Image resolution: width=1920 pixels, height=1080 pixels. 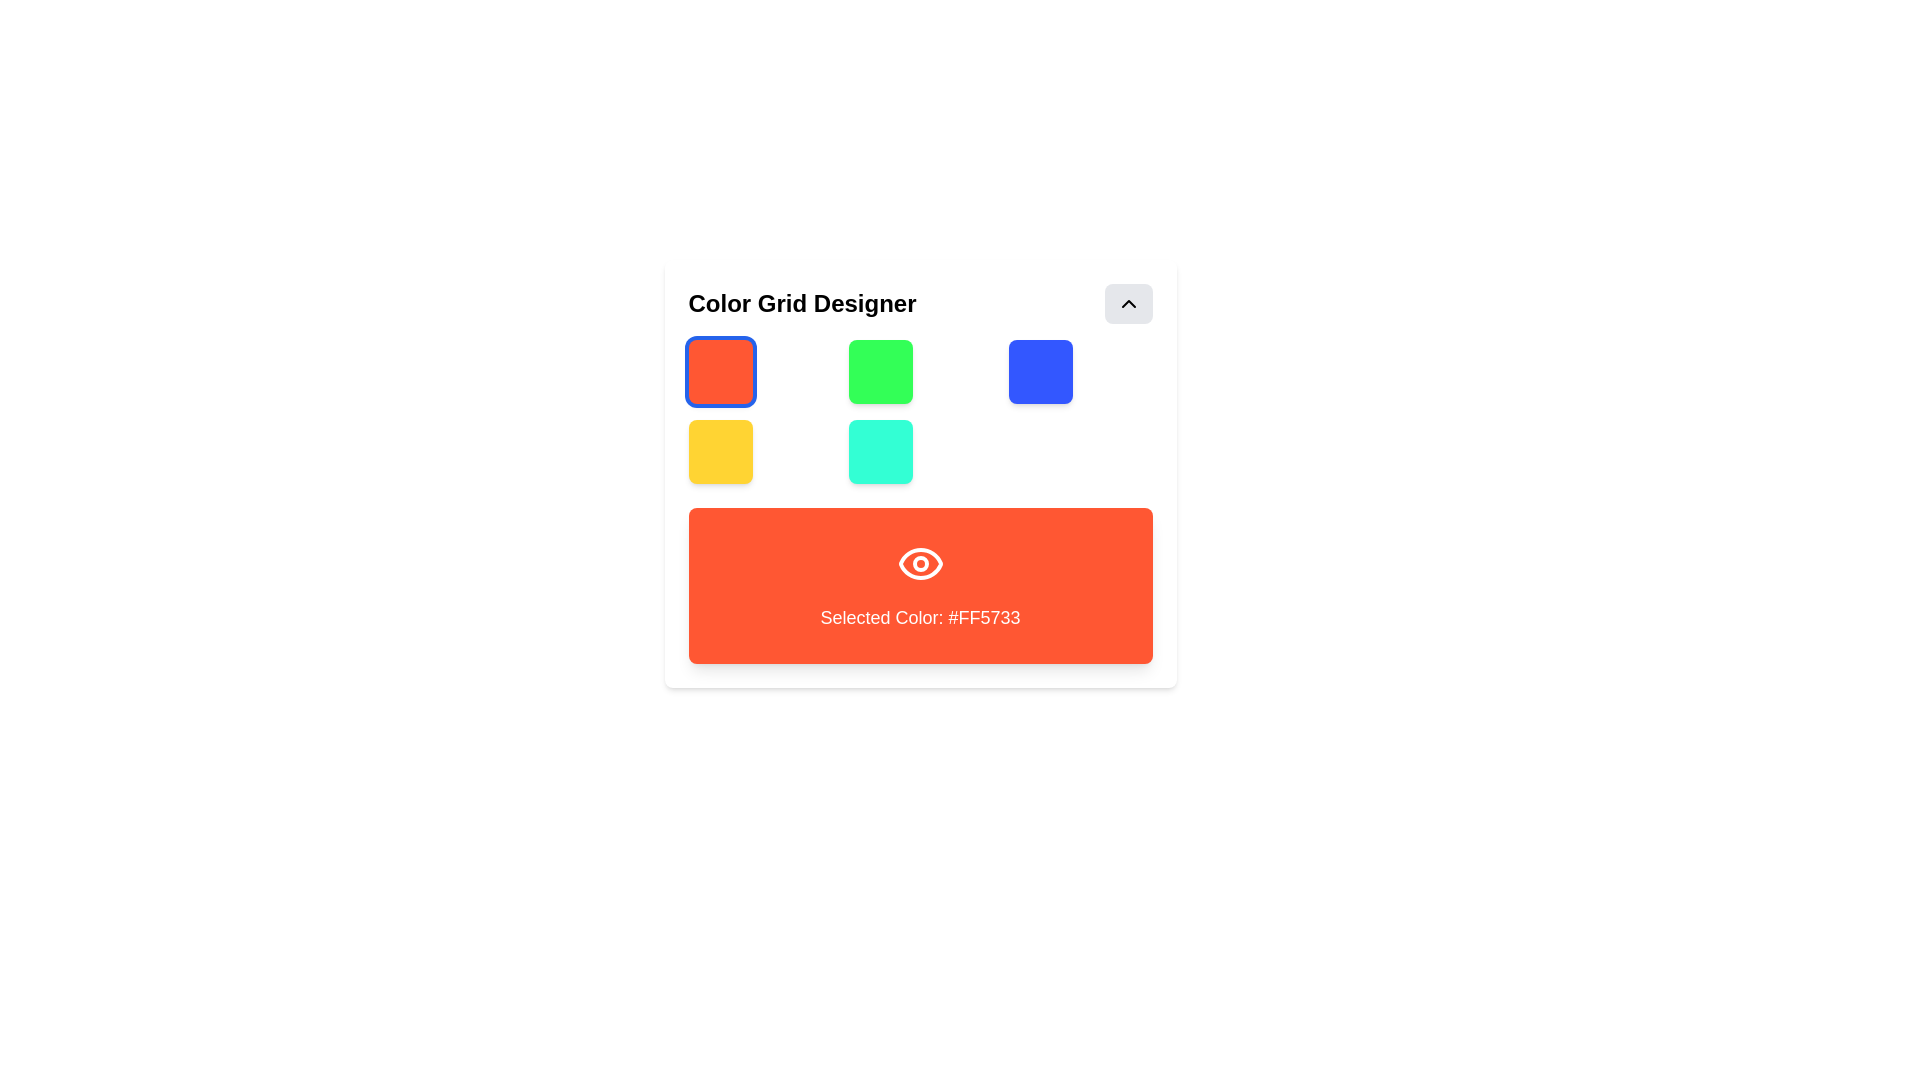 I want to click on the text label that reads 'Selected Color: #FF5733', which is displayed in a medium font-weight, large size, and white color on a bright orange rectangular background, located beneath an eye icon, so click(x=919, y=616).